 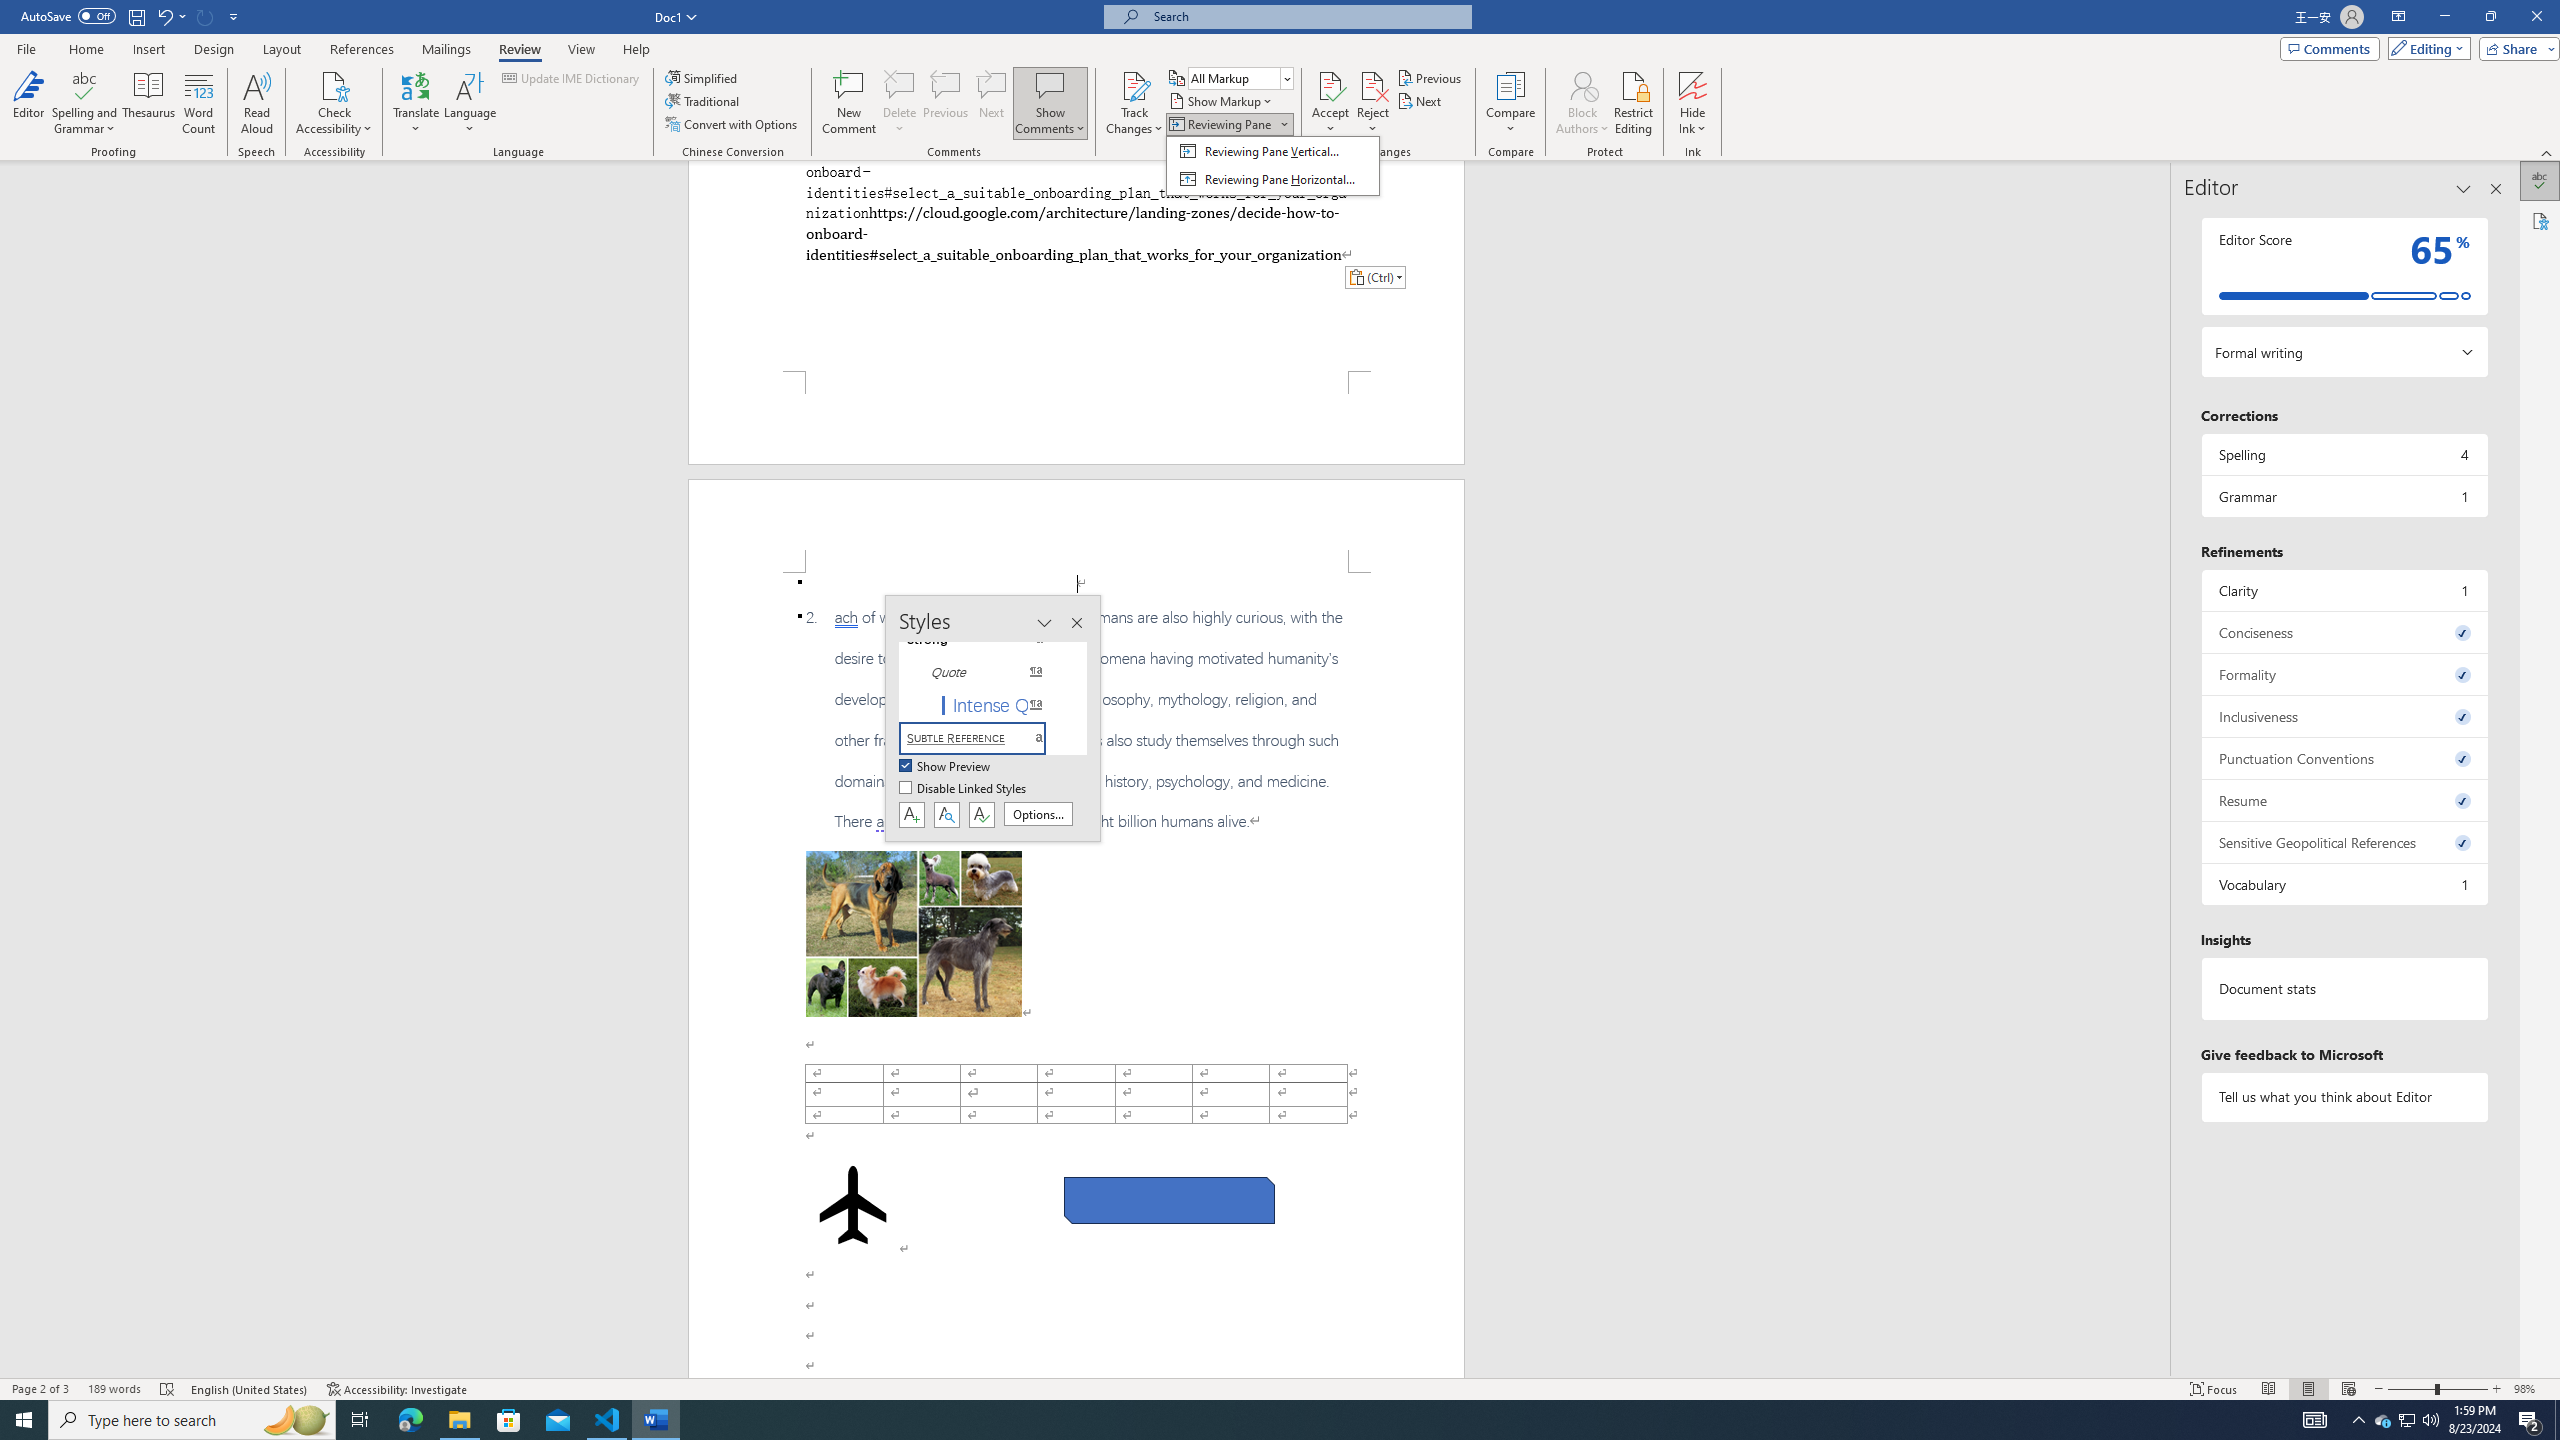 What do you see at coordinates (982, 815) in the screenshot?
I see `'Class: NetUIButton'` at bounding box center [982, 815].